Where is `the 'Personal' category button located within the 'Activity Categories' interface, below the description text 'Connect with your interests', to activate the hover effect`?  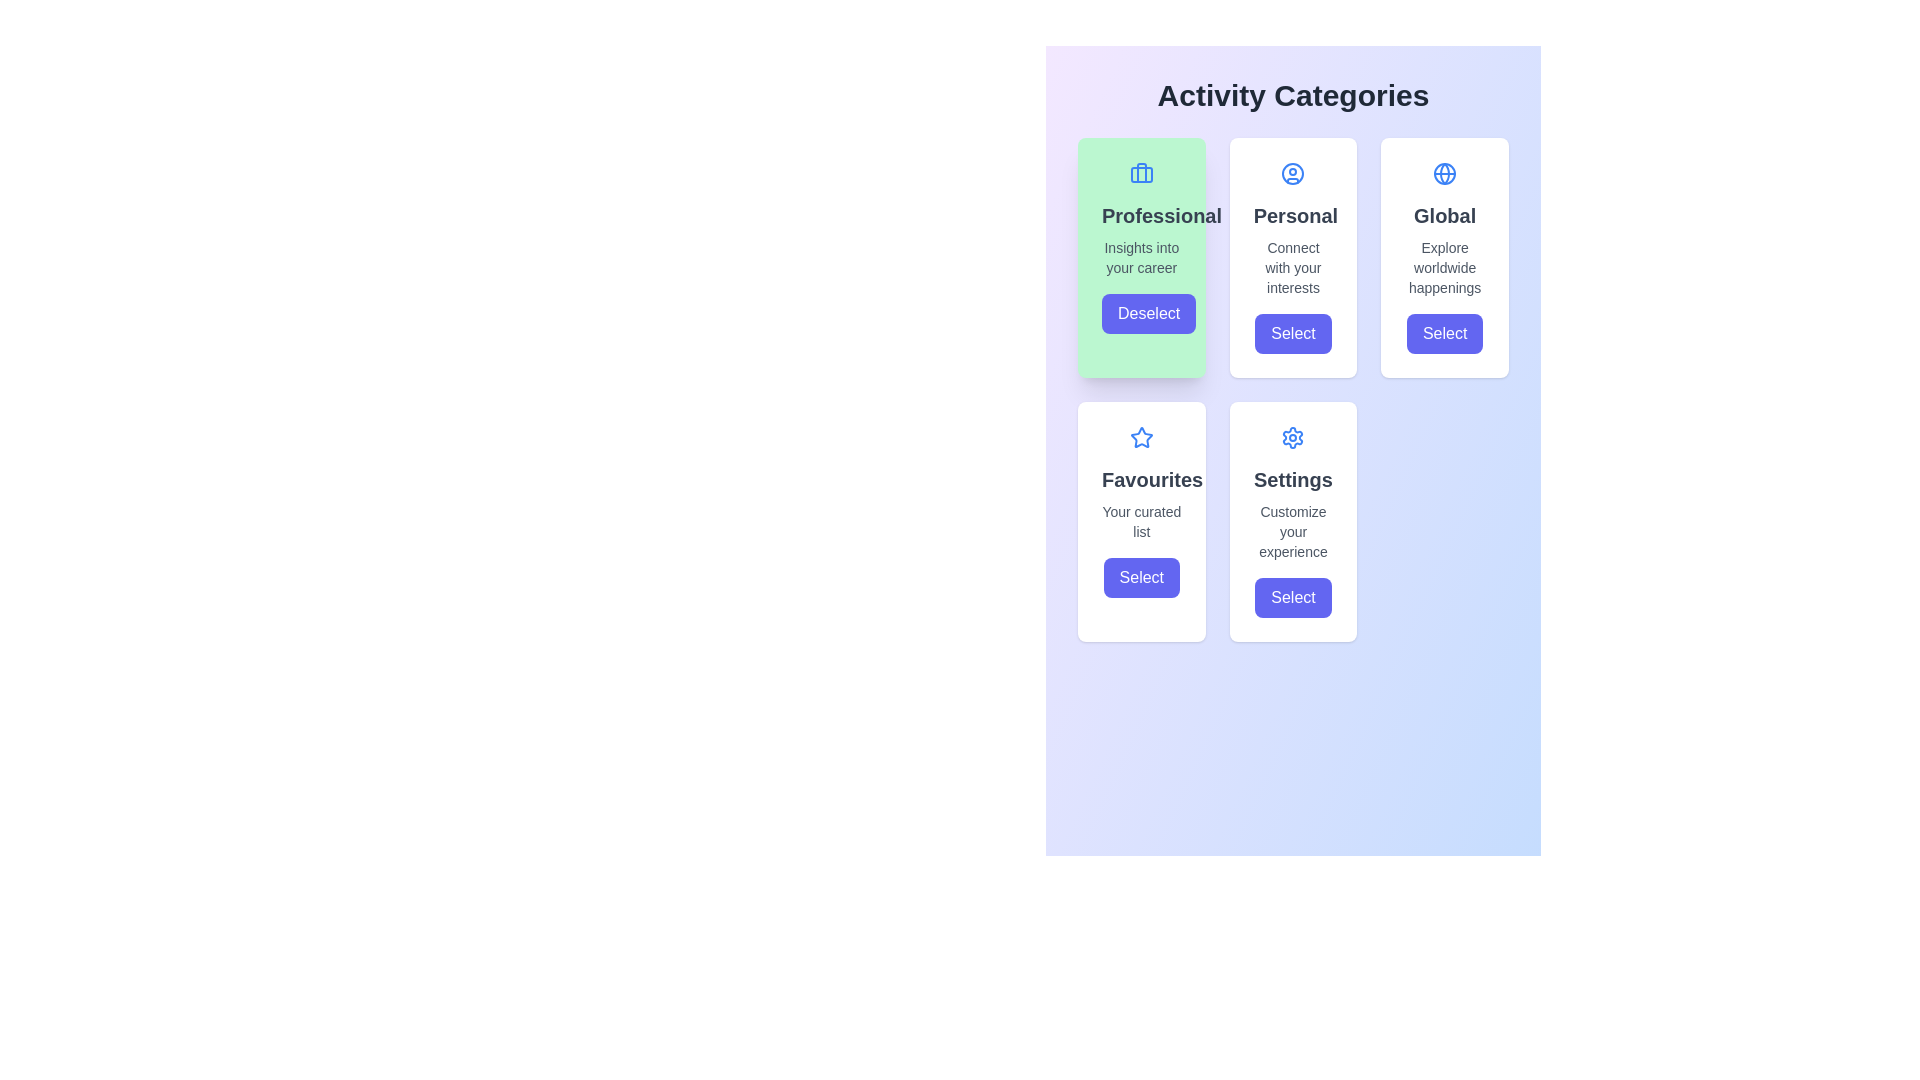 the 'Personal' category button located within the 'Activity Categories' interface, below the description text 'Connect with your interests', to activate the hover effect is located at coordinates (1293, 333).